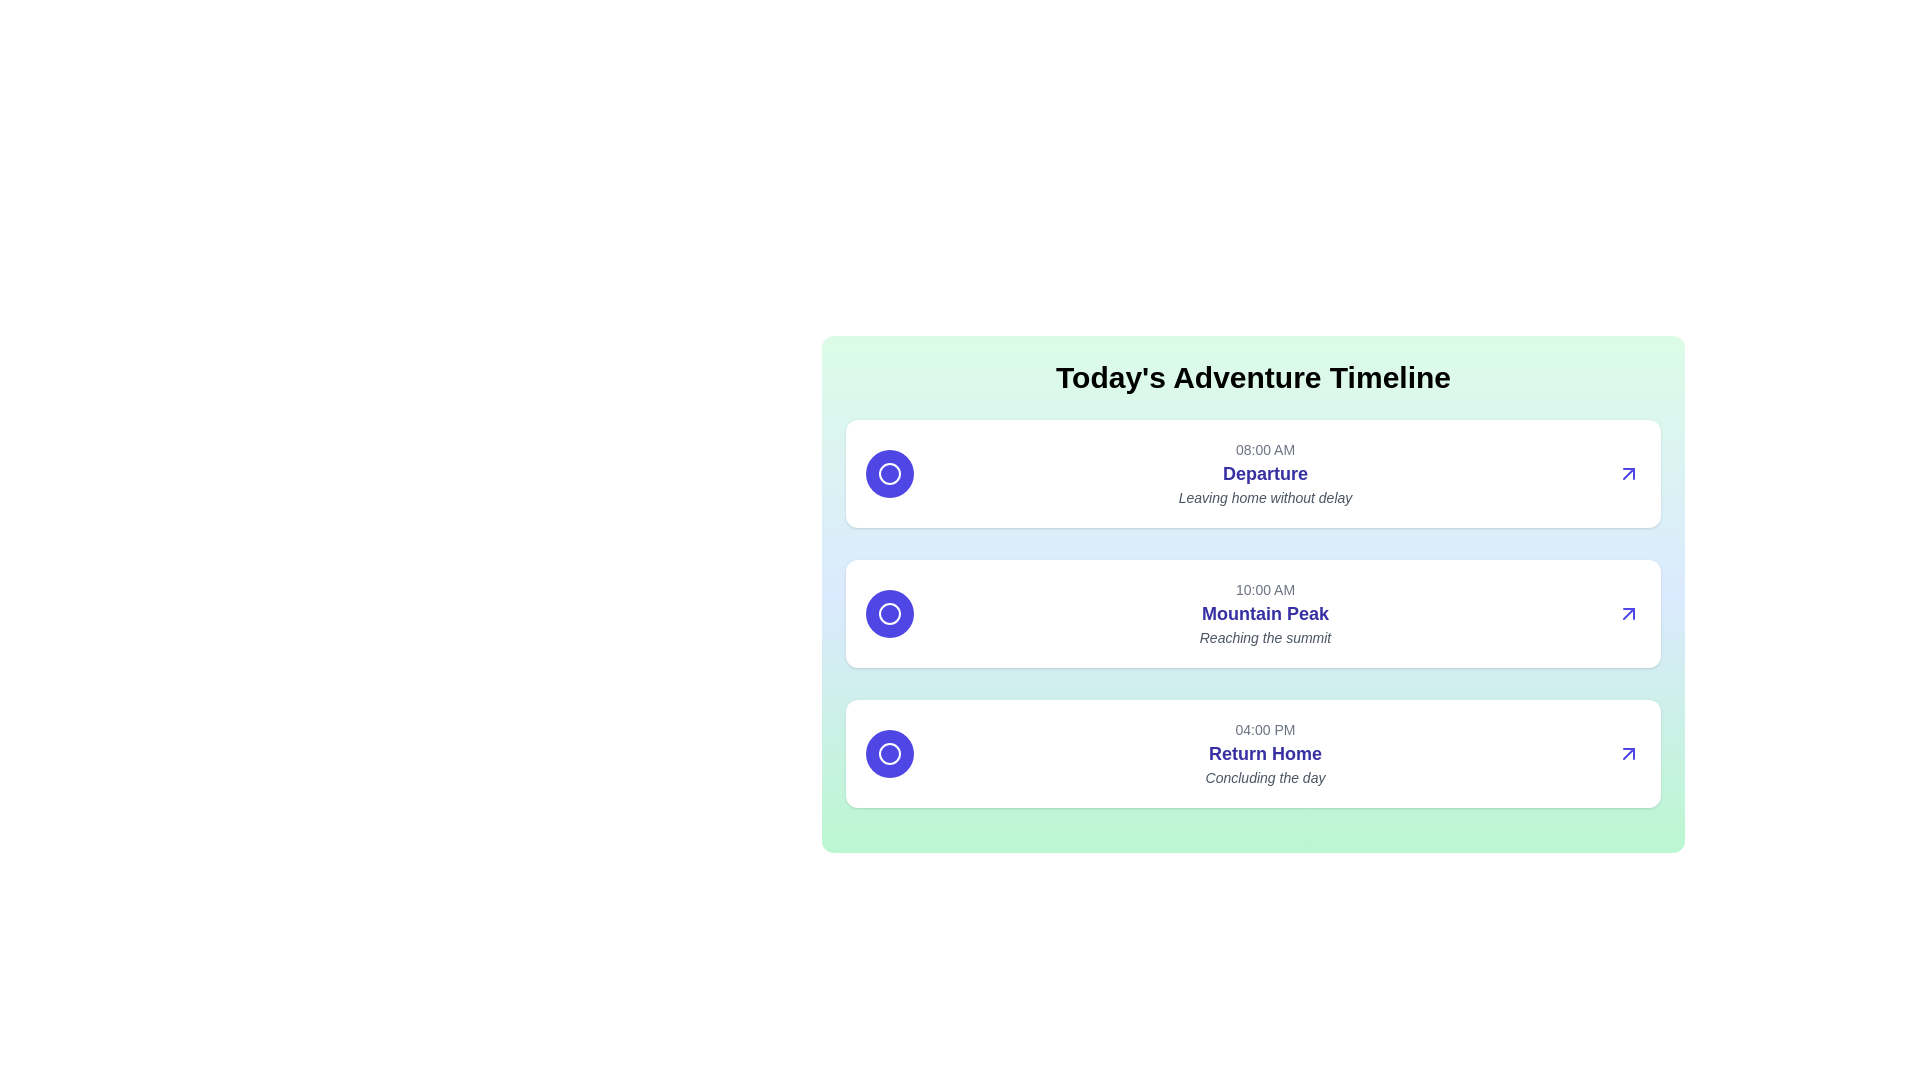 This screenshot has height=1080, width=1920. I want to click on the third circular icon on the left side of the timeline interface, which indicates the 'Return Home' event in the timeline, so click(888, 753).